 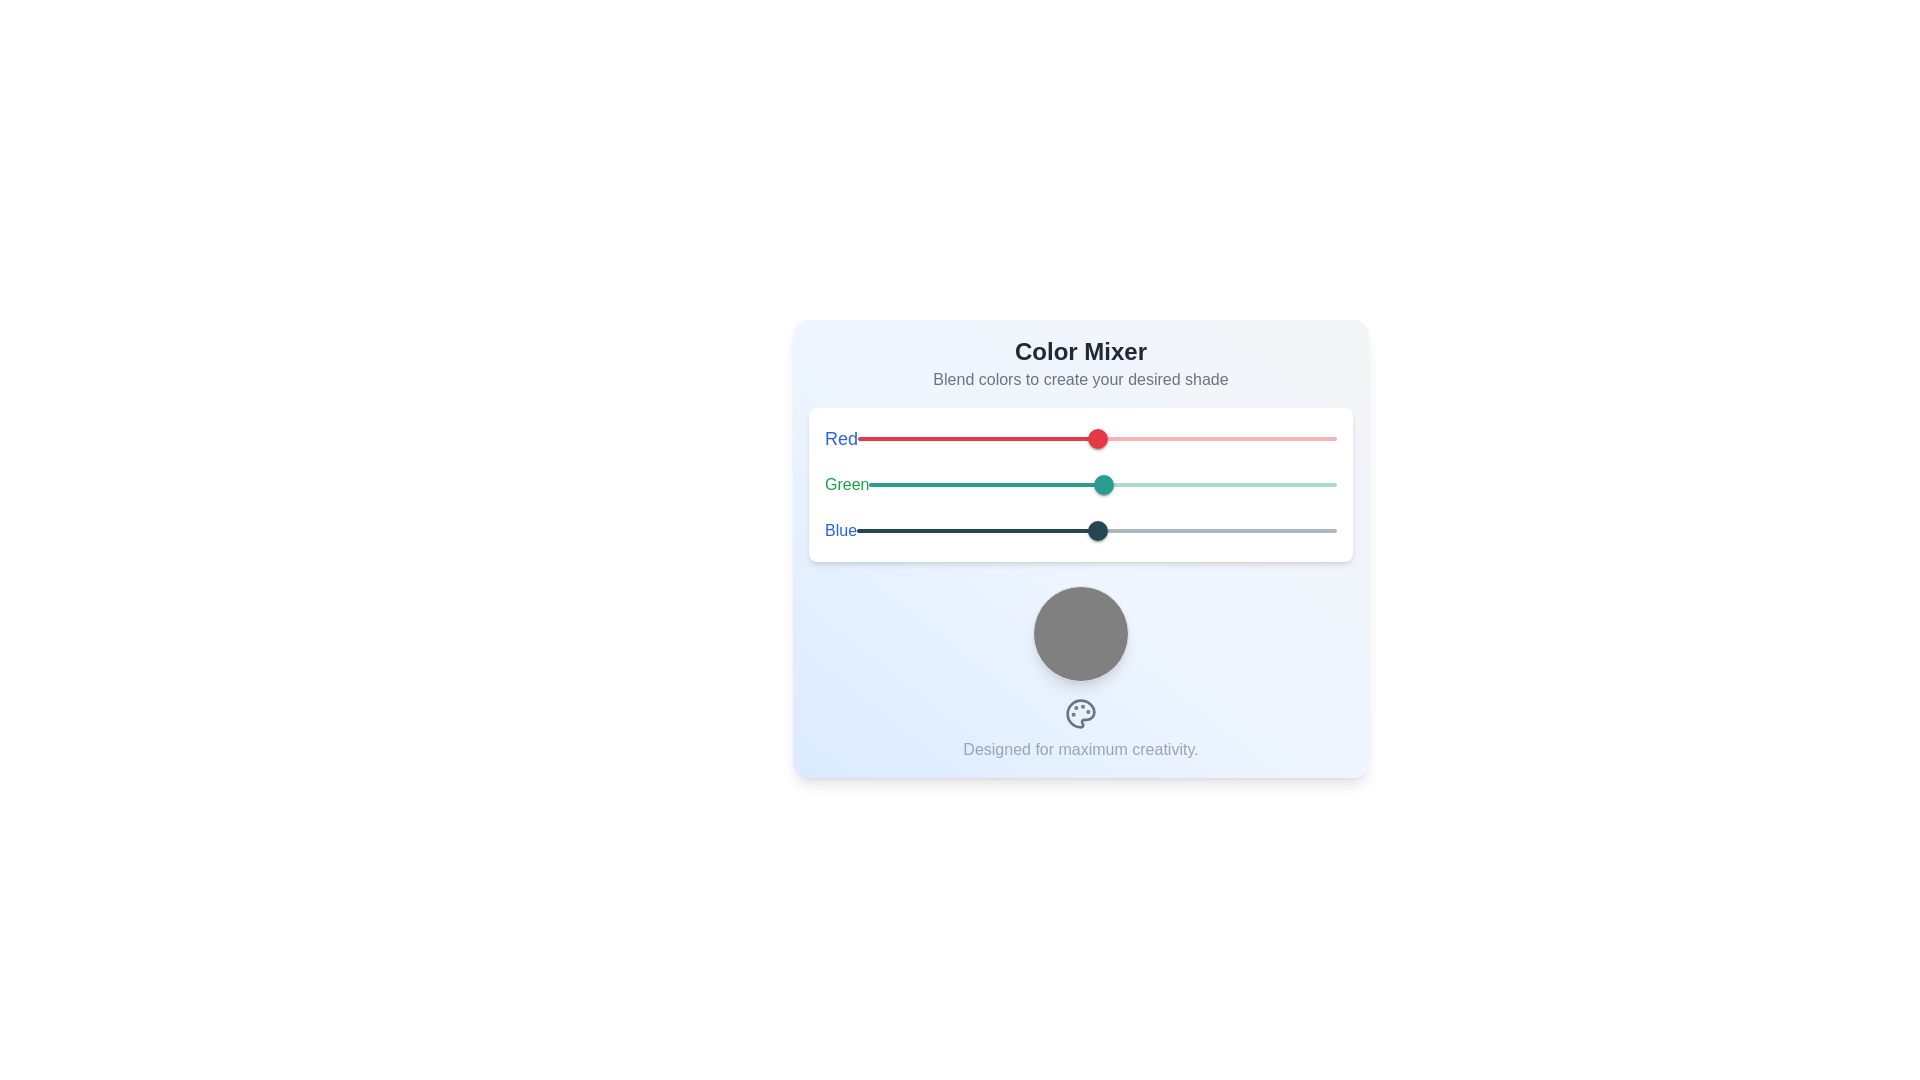 What do you see at coordinates (958, 485) in the screenshot?
I see `the green slider` at bounding box center [958, 485].